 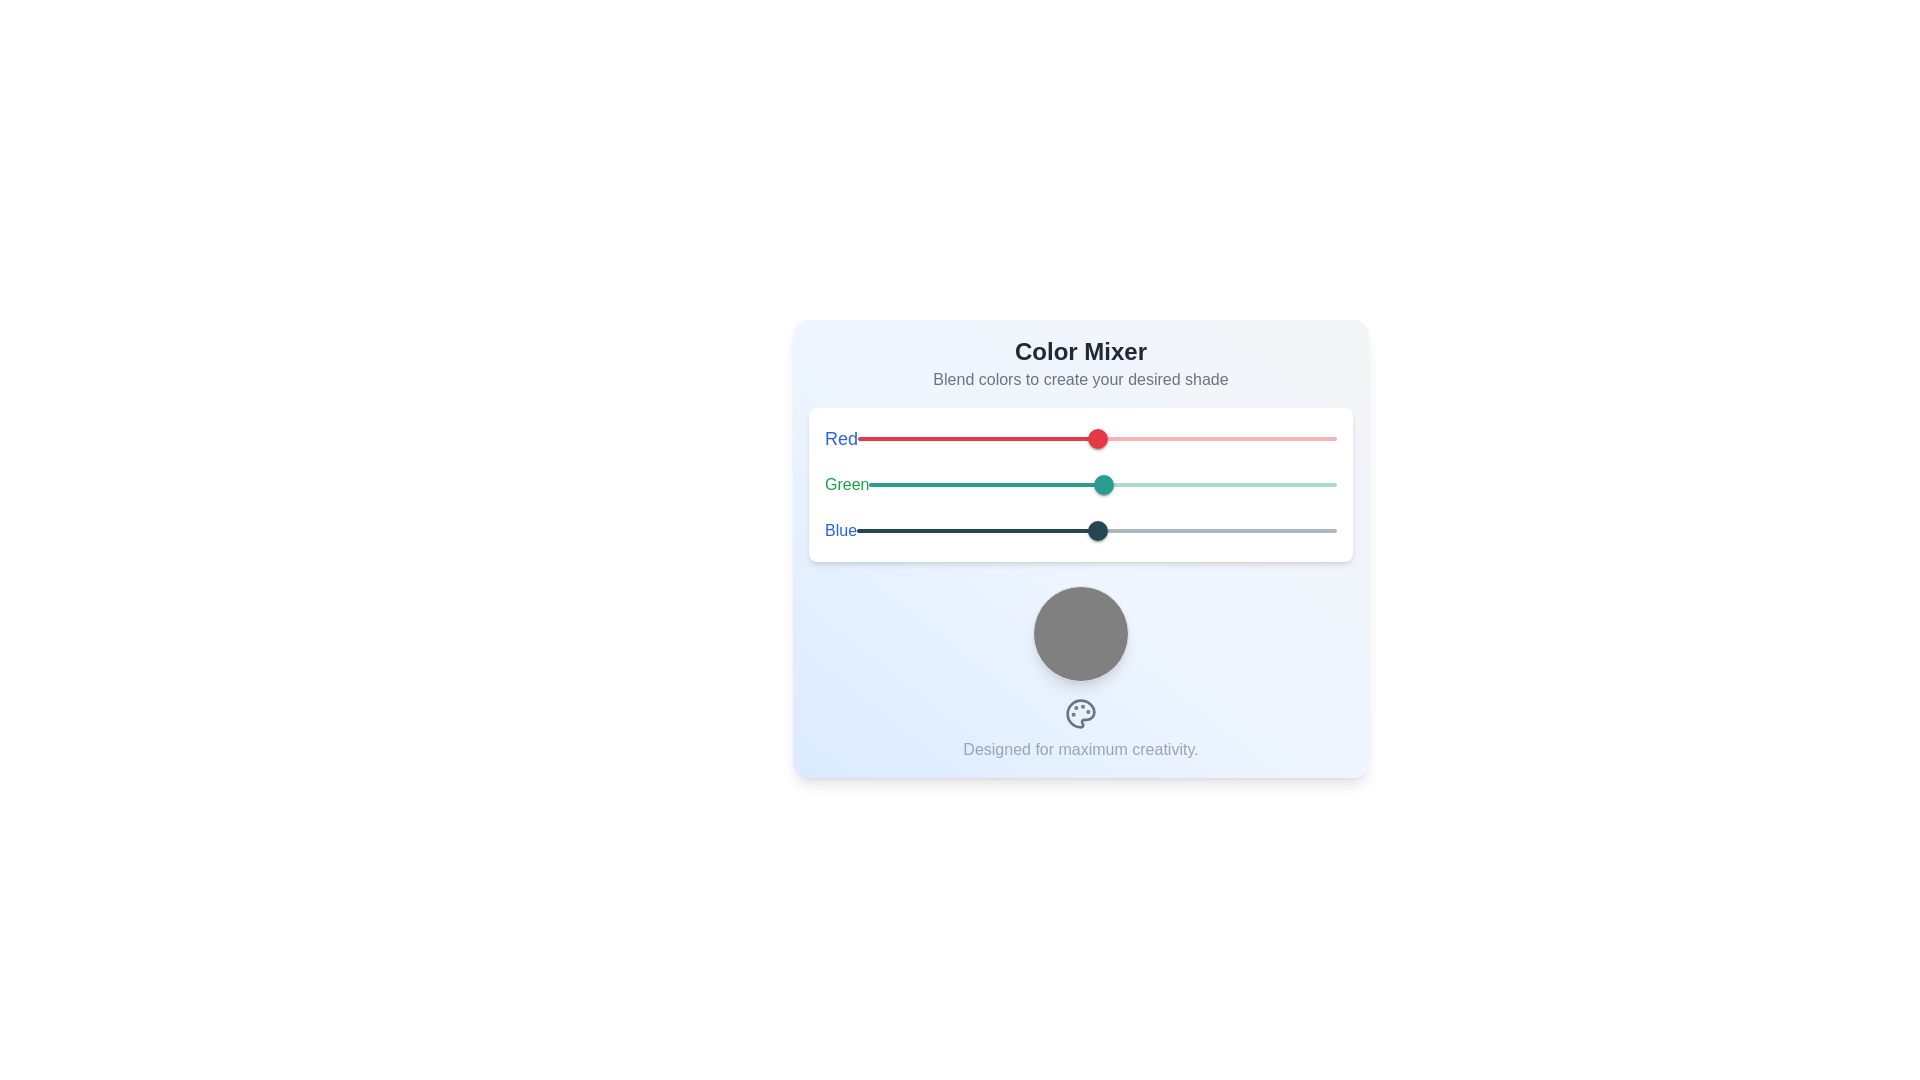 What do you see at coordinates (958, 485) in the screenshot?
I see `the green slider` at bounding box center [958, 485].